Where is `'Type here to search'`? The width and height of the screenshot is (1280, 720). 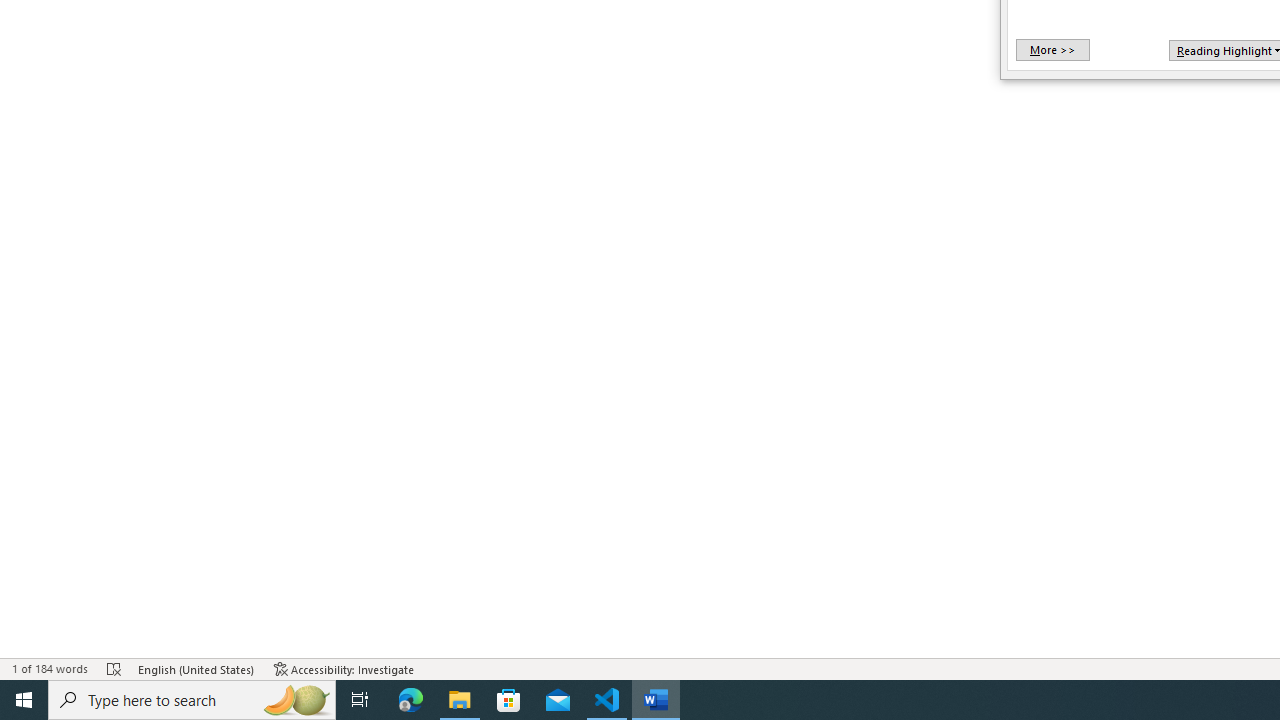 'Type here to search' is located at coordinates (192, 698).